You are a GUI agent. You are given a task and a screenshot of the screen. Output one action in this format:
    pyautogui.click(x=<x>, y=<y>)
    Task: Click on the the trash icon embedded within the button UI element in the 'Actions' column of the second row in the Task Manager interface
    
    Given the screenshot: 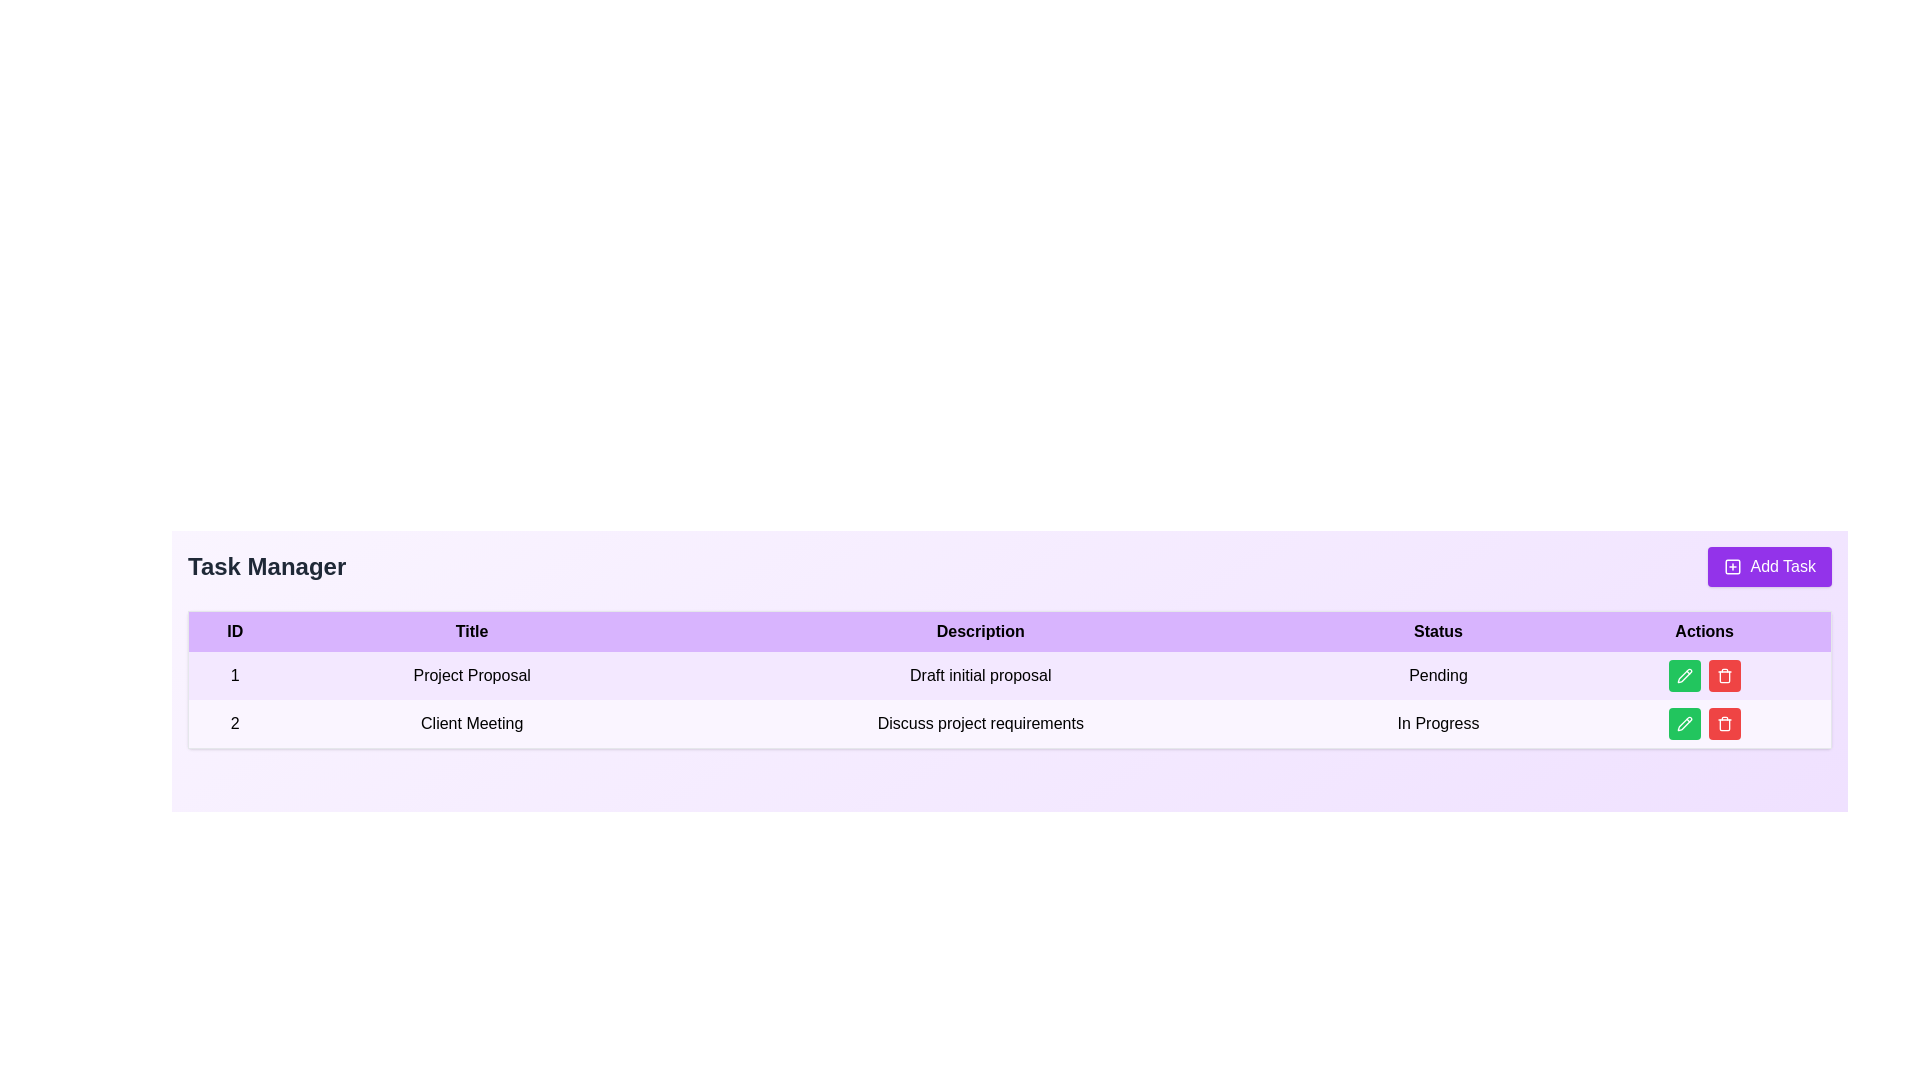 What is the action you would take?
    pyautogui.click(x=1723, y=724)
    